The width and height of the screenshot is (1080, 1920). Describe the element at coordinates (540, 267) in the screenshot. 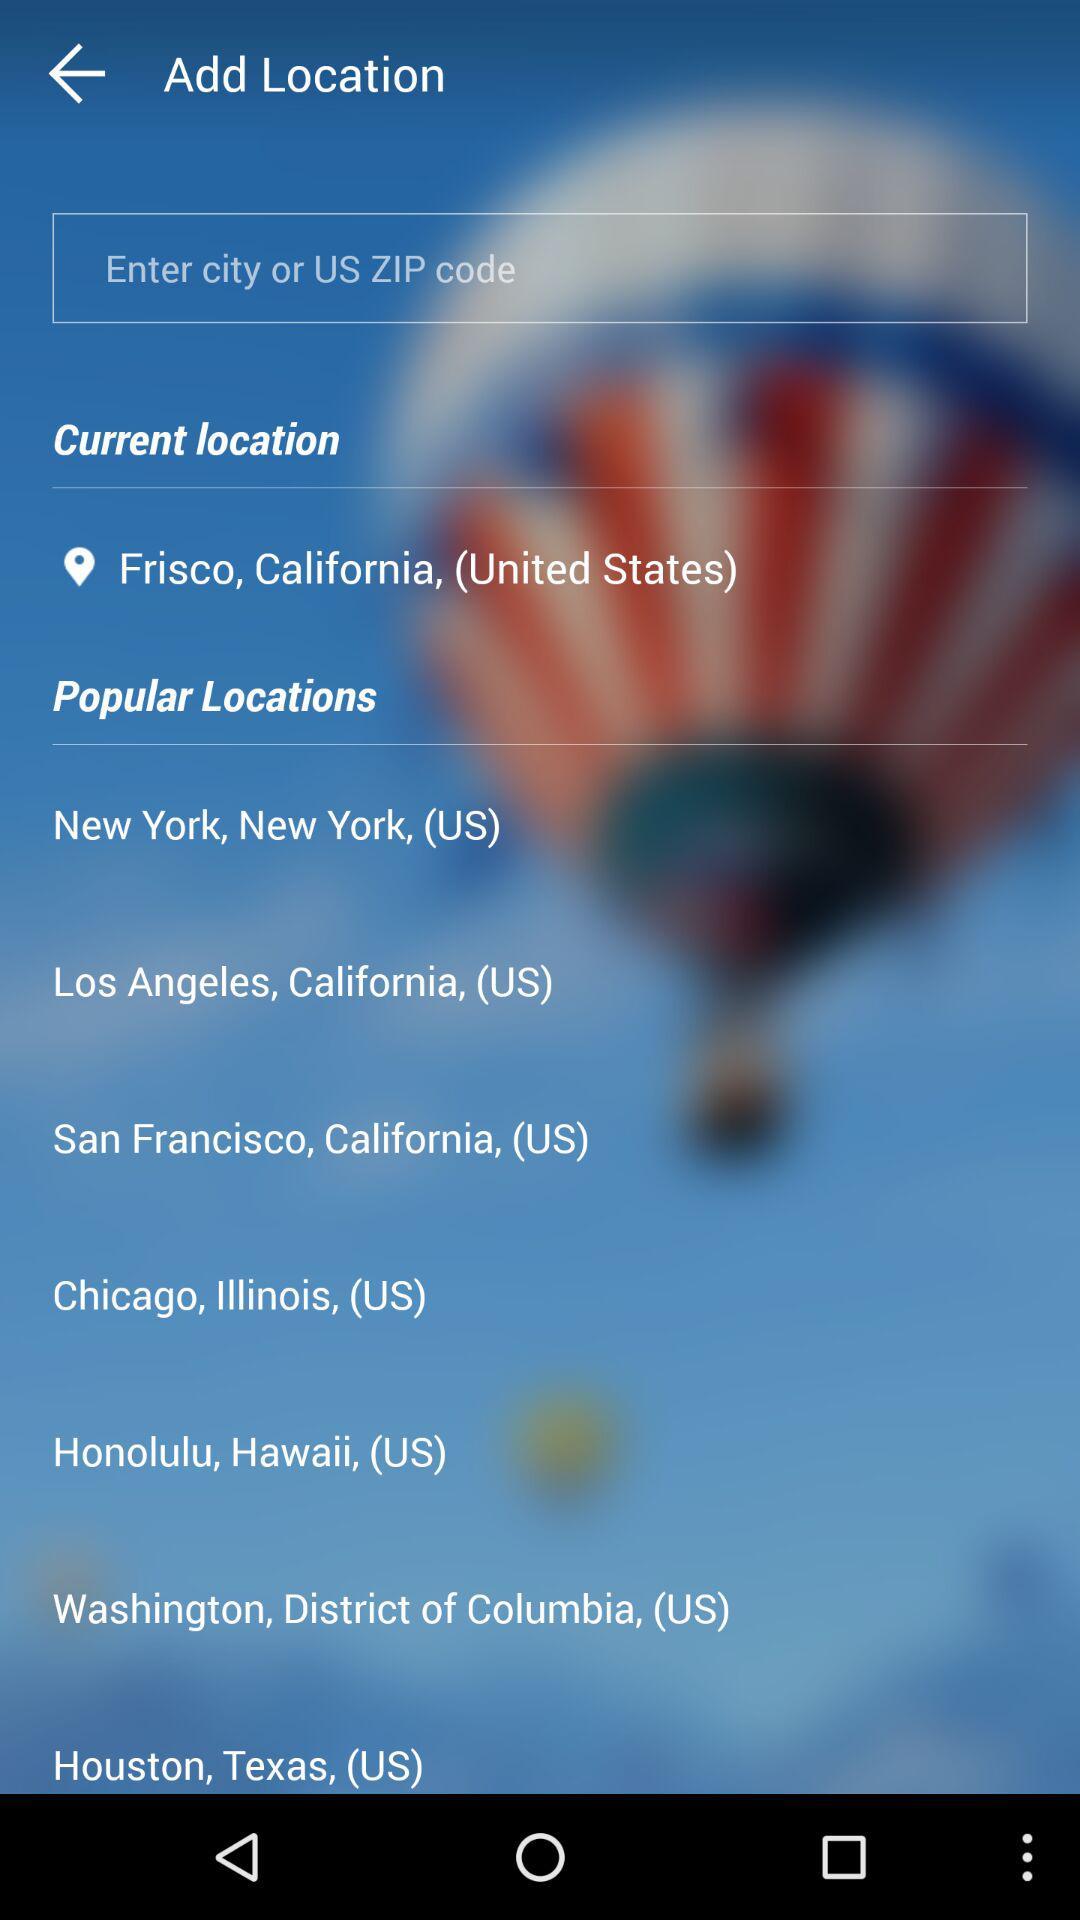

I see `zipcode` at that location.